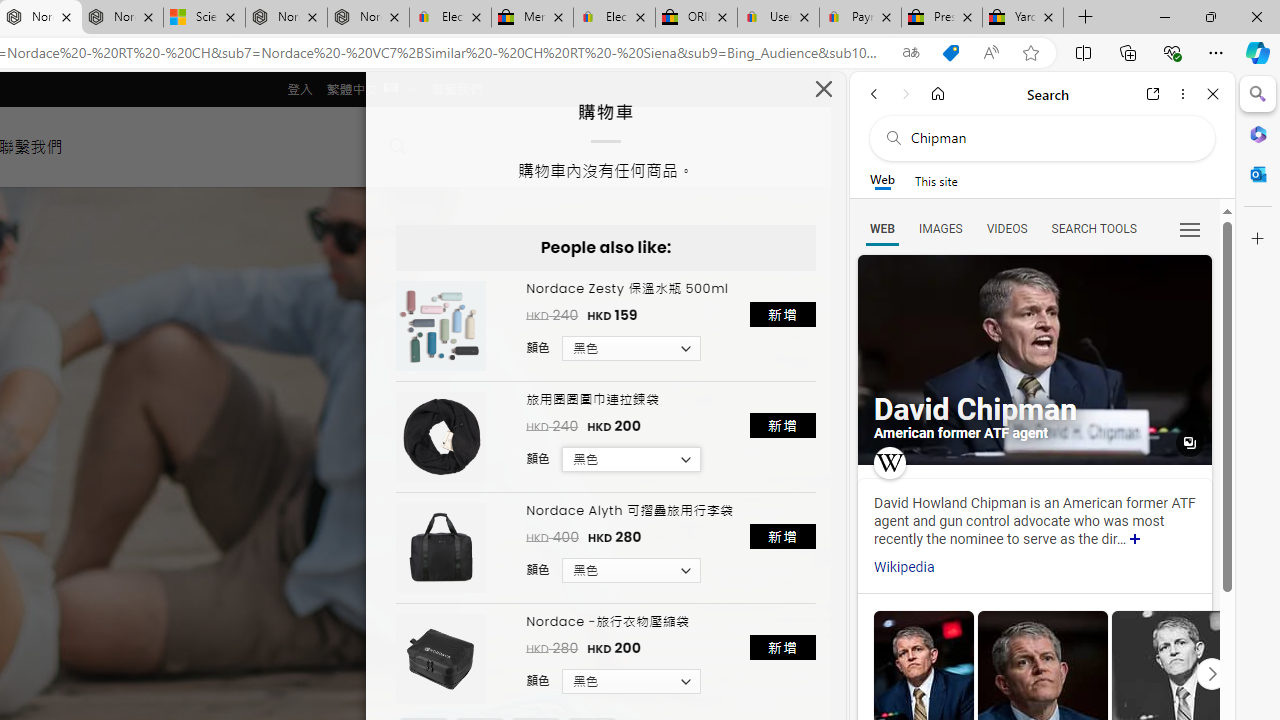 The image size is (1280, 720). What do you see at coordinates (1257, 173) in the screenshot?
I see `'Outlook'` at bounding box center [1257, 173].